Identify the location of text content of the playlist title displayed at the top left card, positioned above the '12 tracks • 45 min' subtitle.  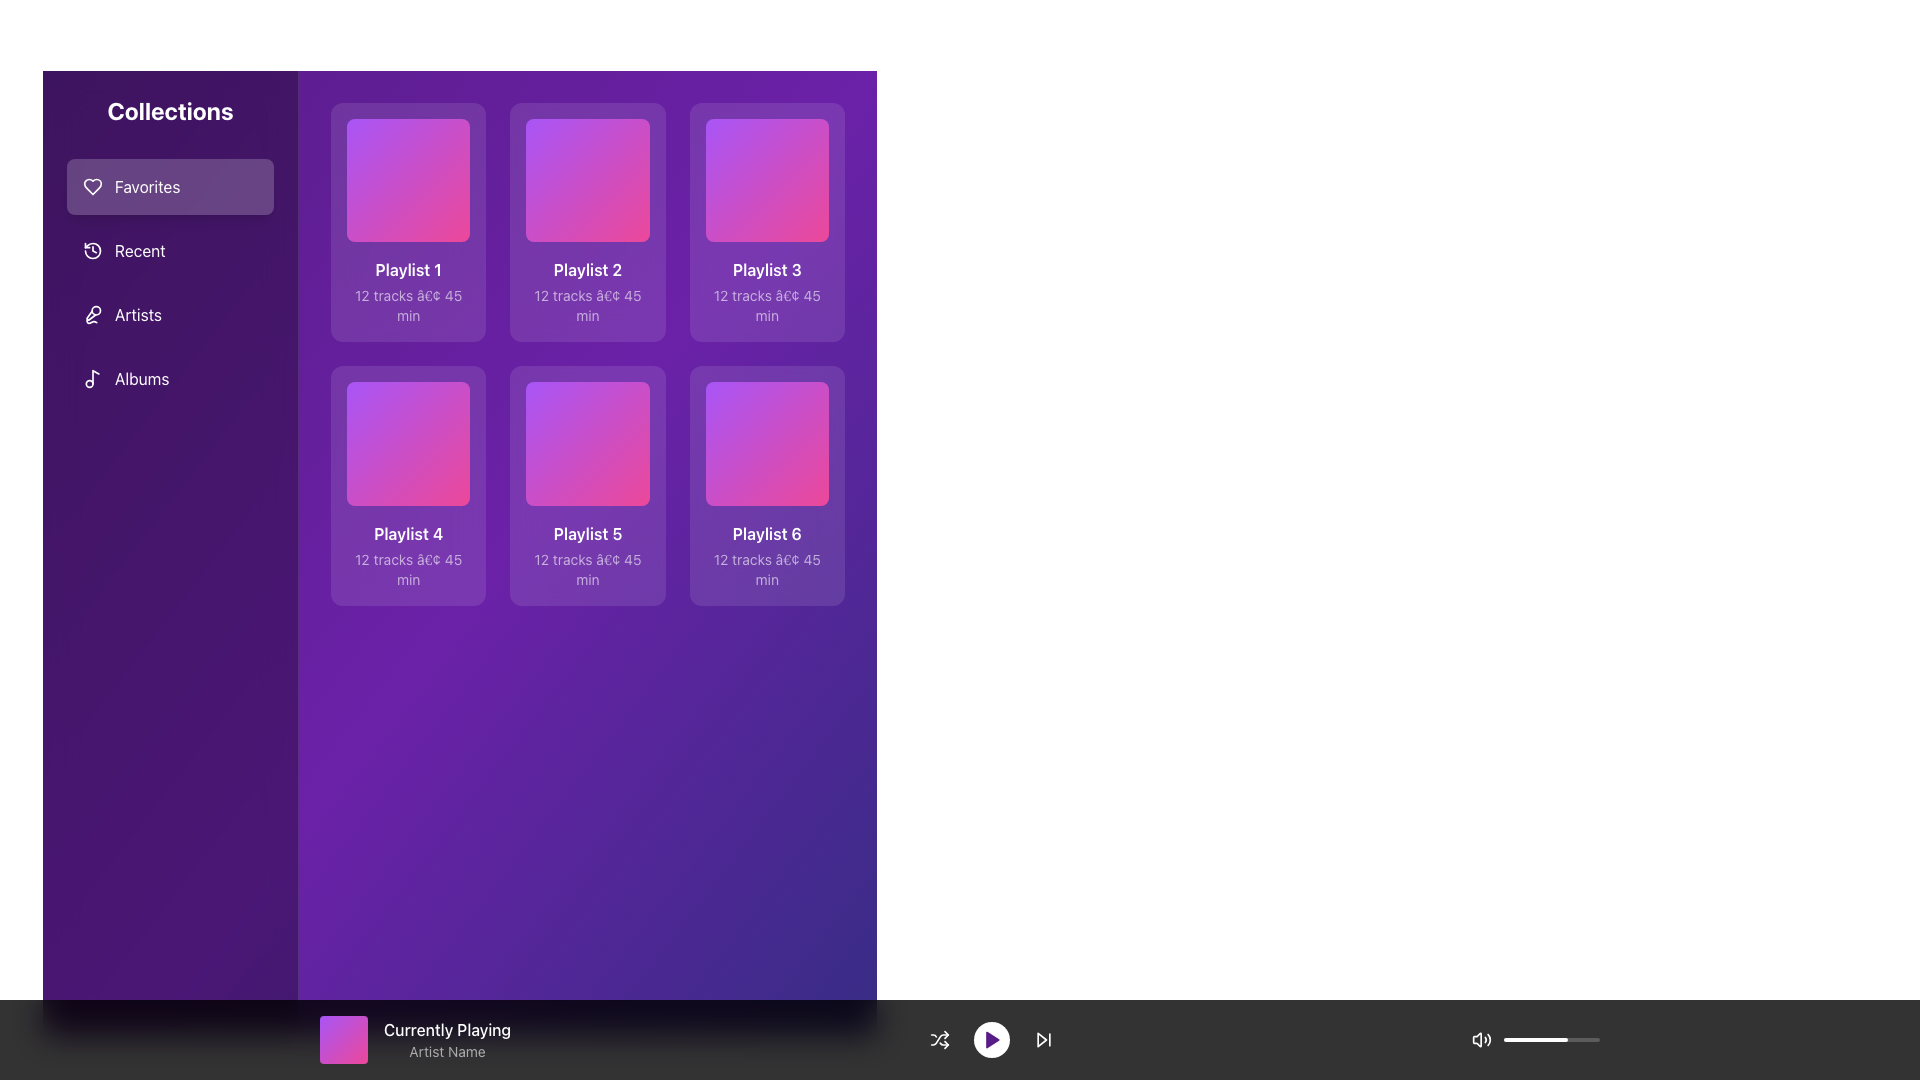
(407, 270).